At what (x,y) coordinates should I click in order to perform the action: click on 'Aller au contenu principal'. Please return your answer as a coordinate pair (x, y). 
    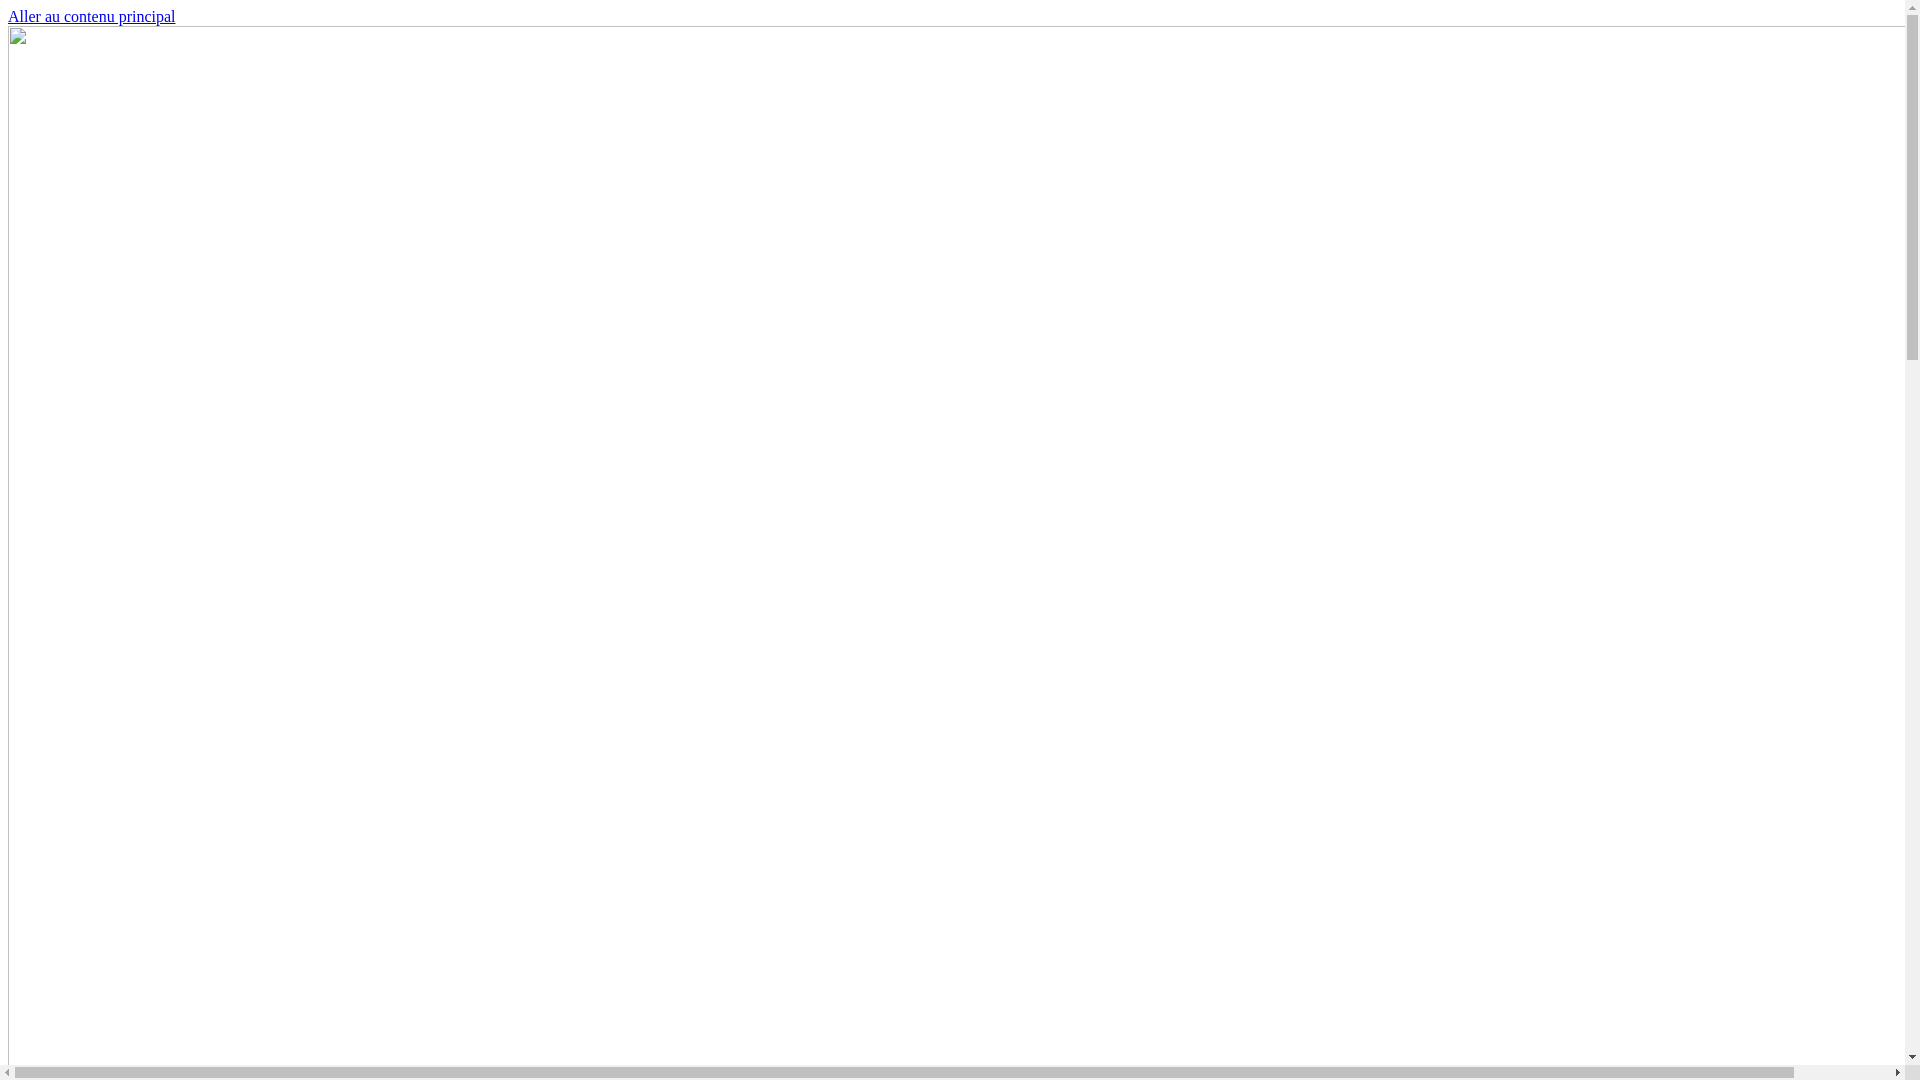
    Looking at the image, I should click on (90, 16).